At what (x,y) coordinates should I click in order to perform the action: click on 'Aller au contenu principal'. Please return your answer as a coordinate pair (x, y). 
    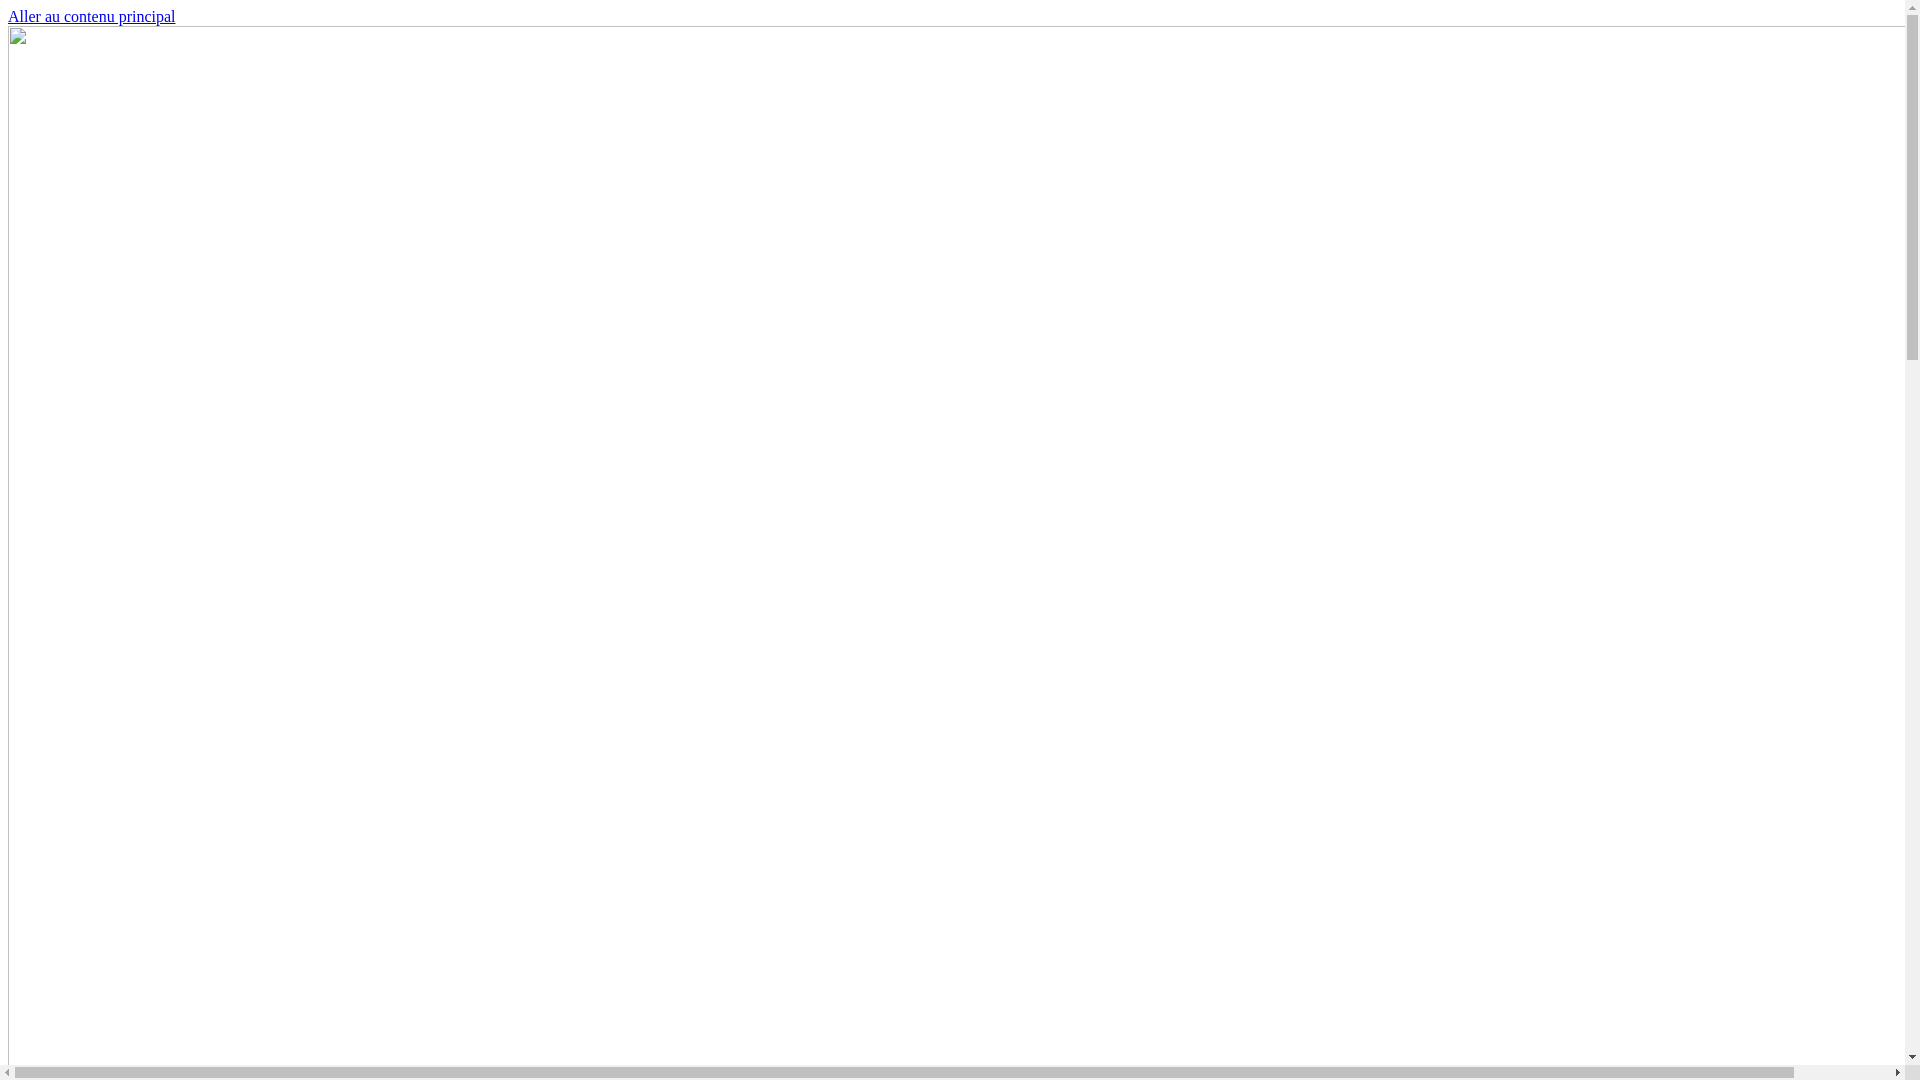
    Looking at the image, I should click on (90, 16).